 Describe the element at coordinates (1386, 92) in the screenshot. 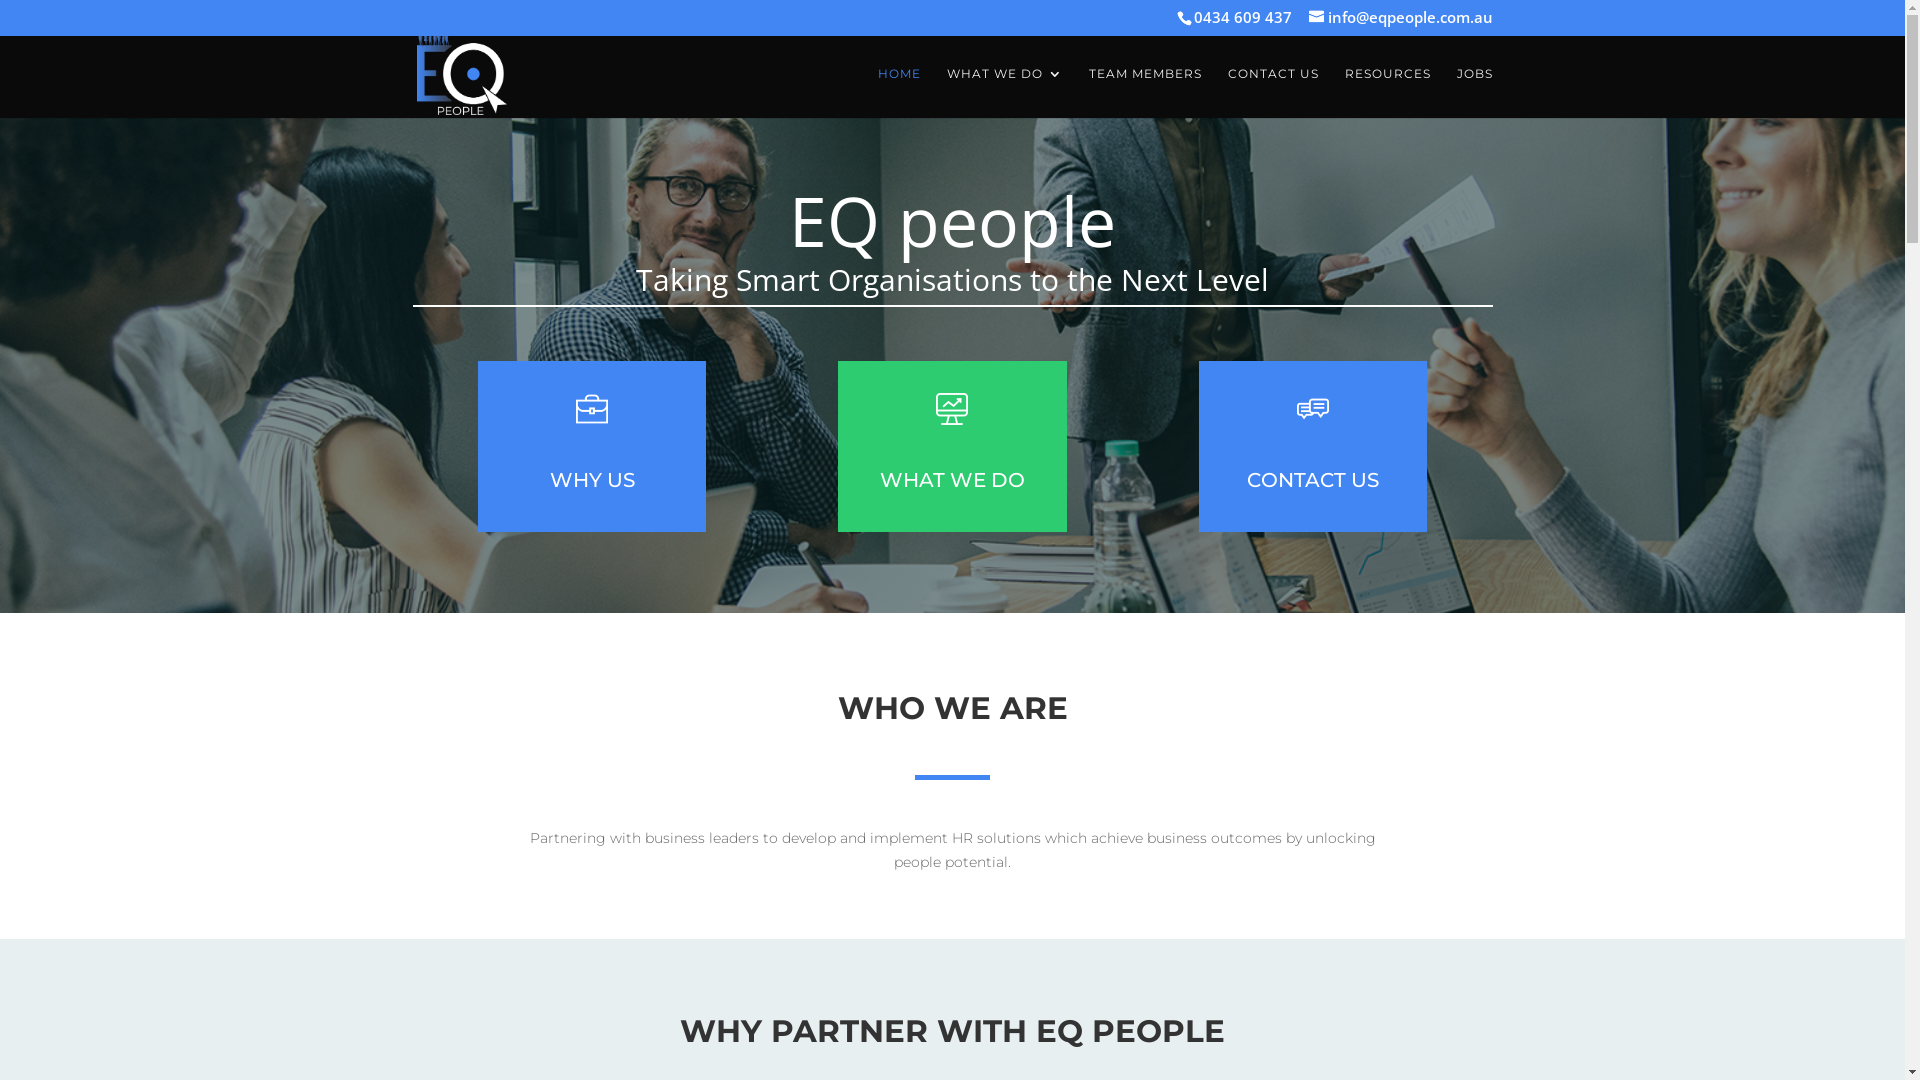

I see `'RESOURCES'` at that location.